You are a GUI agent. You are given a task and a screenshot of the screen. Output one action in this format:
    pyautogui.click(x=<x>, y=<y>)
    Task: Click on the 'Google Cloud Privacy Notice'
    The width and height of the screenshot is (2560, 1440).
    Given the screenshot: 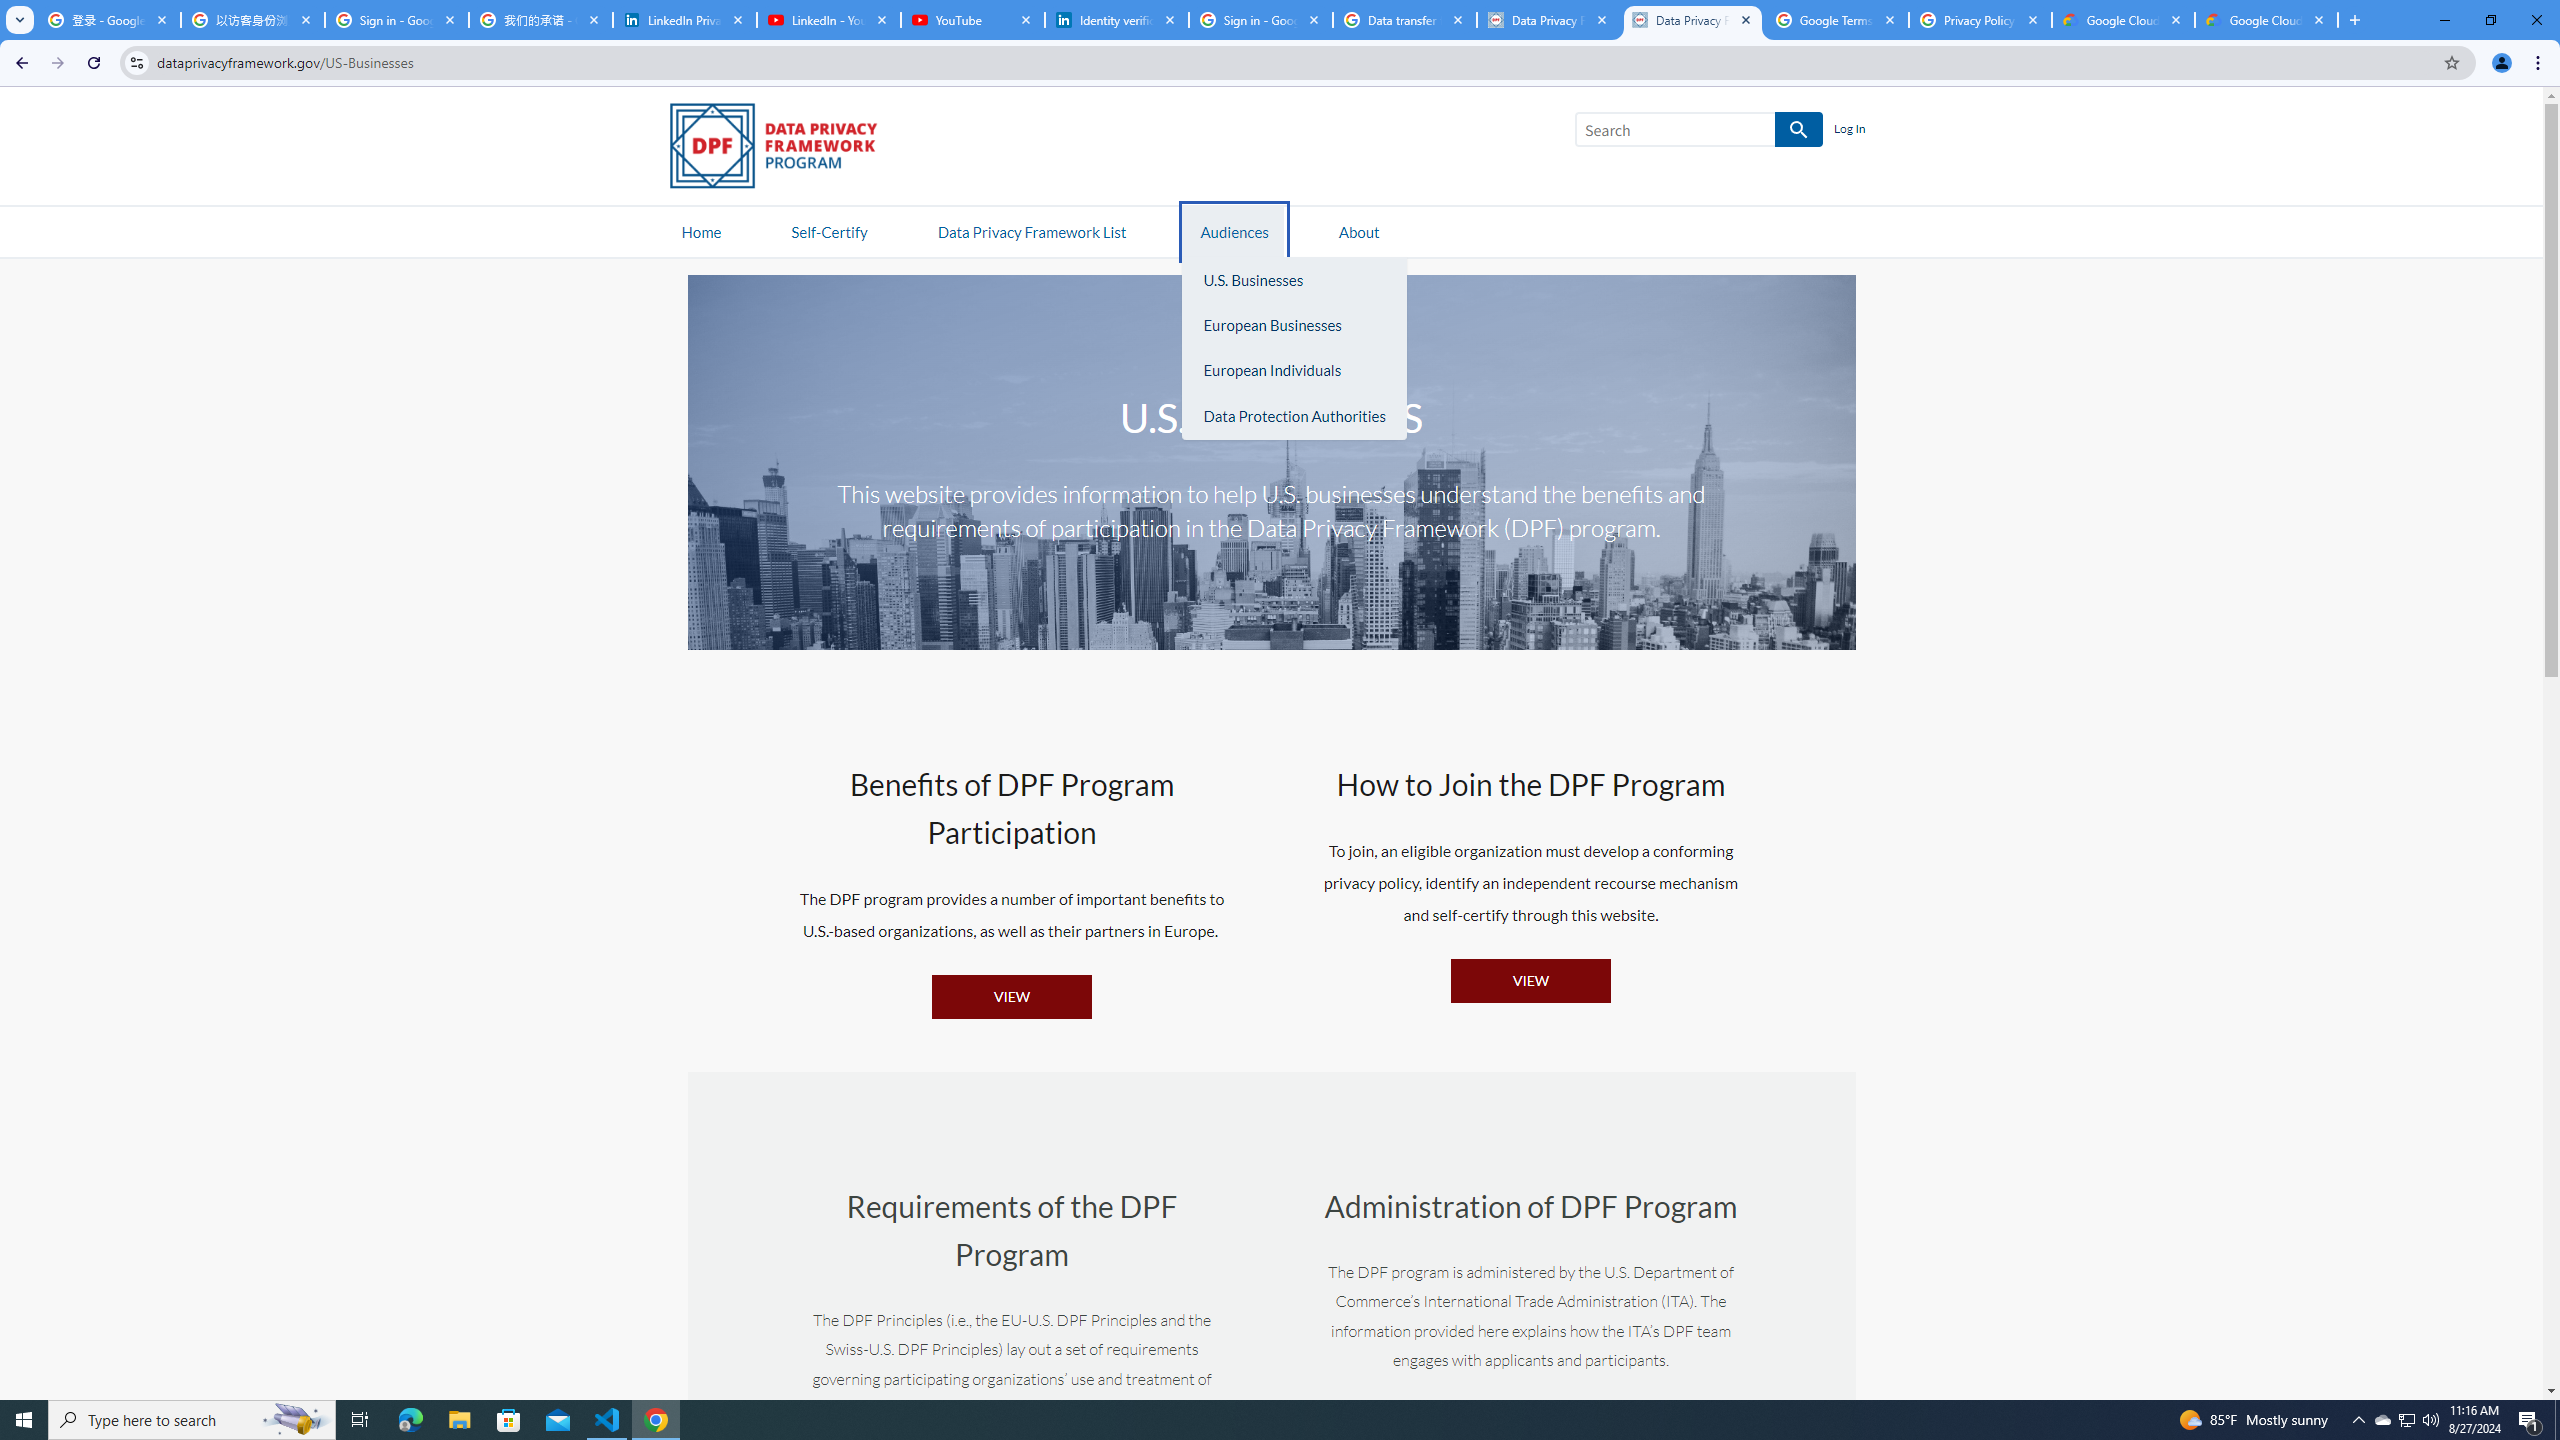 What is the action you would take?
    pyautogui.click(x=2123, y=19)
    